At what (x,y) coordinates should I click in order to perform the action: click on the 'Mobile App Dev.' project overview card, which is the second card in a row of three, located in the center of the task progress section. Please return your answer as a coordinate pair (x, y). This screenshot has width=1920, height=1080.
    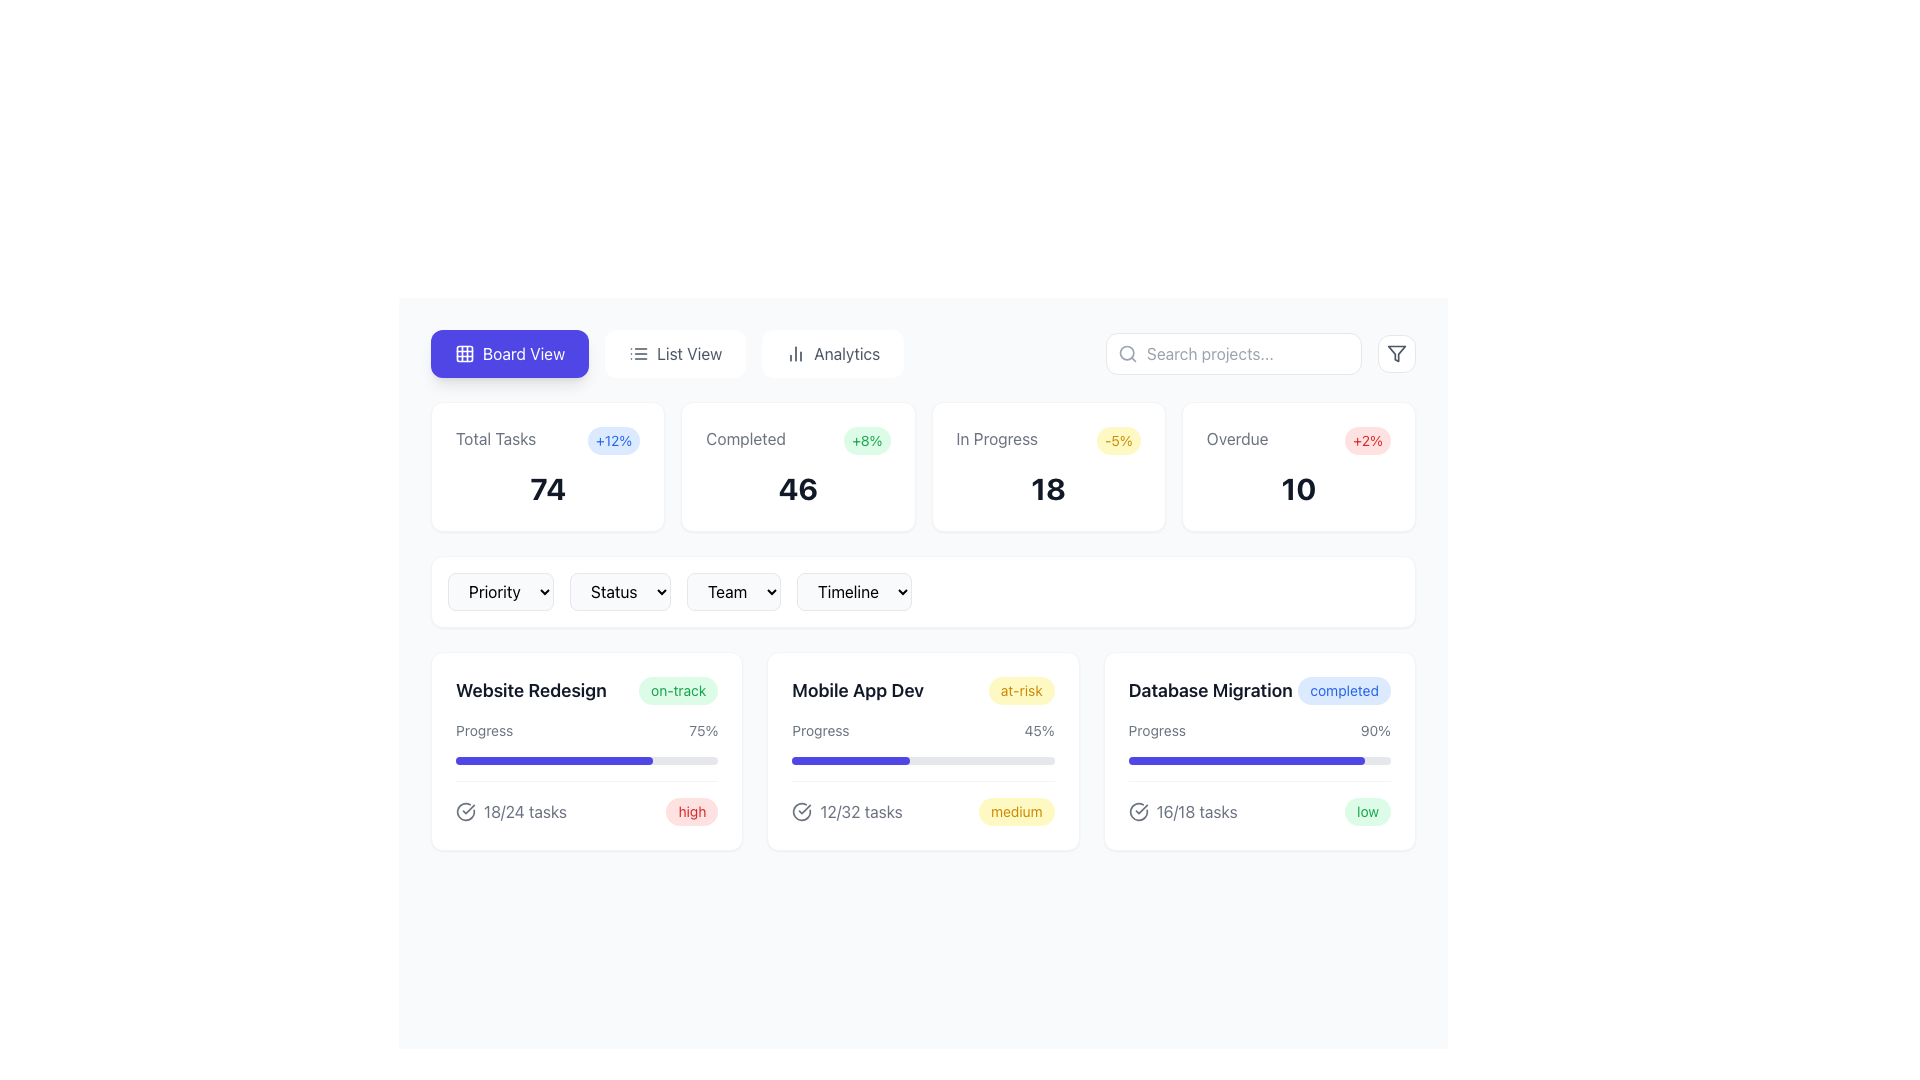
    Looking at the image, I should click on (922, 751).